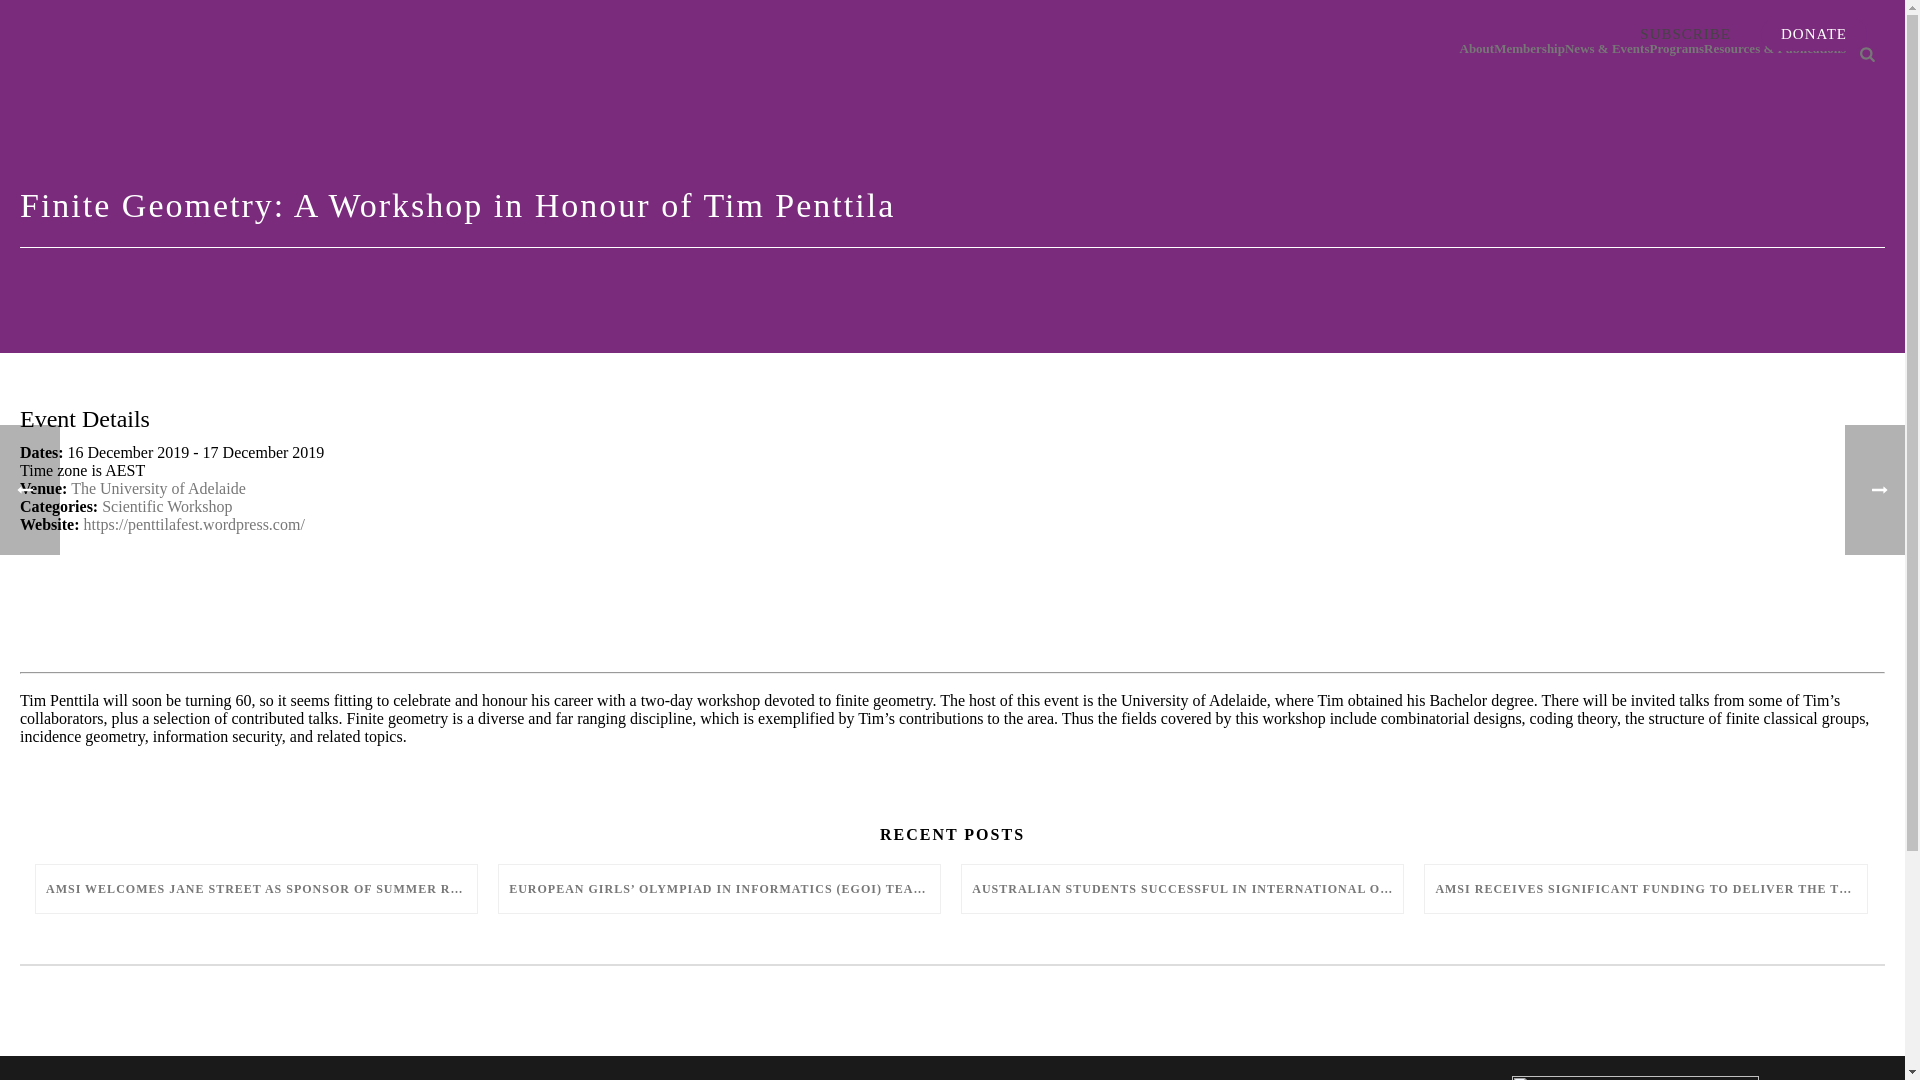 This screenshot has width=1920, height=1080. I want to click on 'Programs', so click(1676, 49).